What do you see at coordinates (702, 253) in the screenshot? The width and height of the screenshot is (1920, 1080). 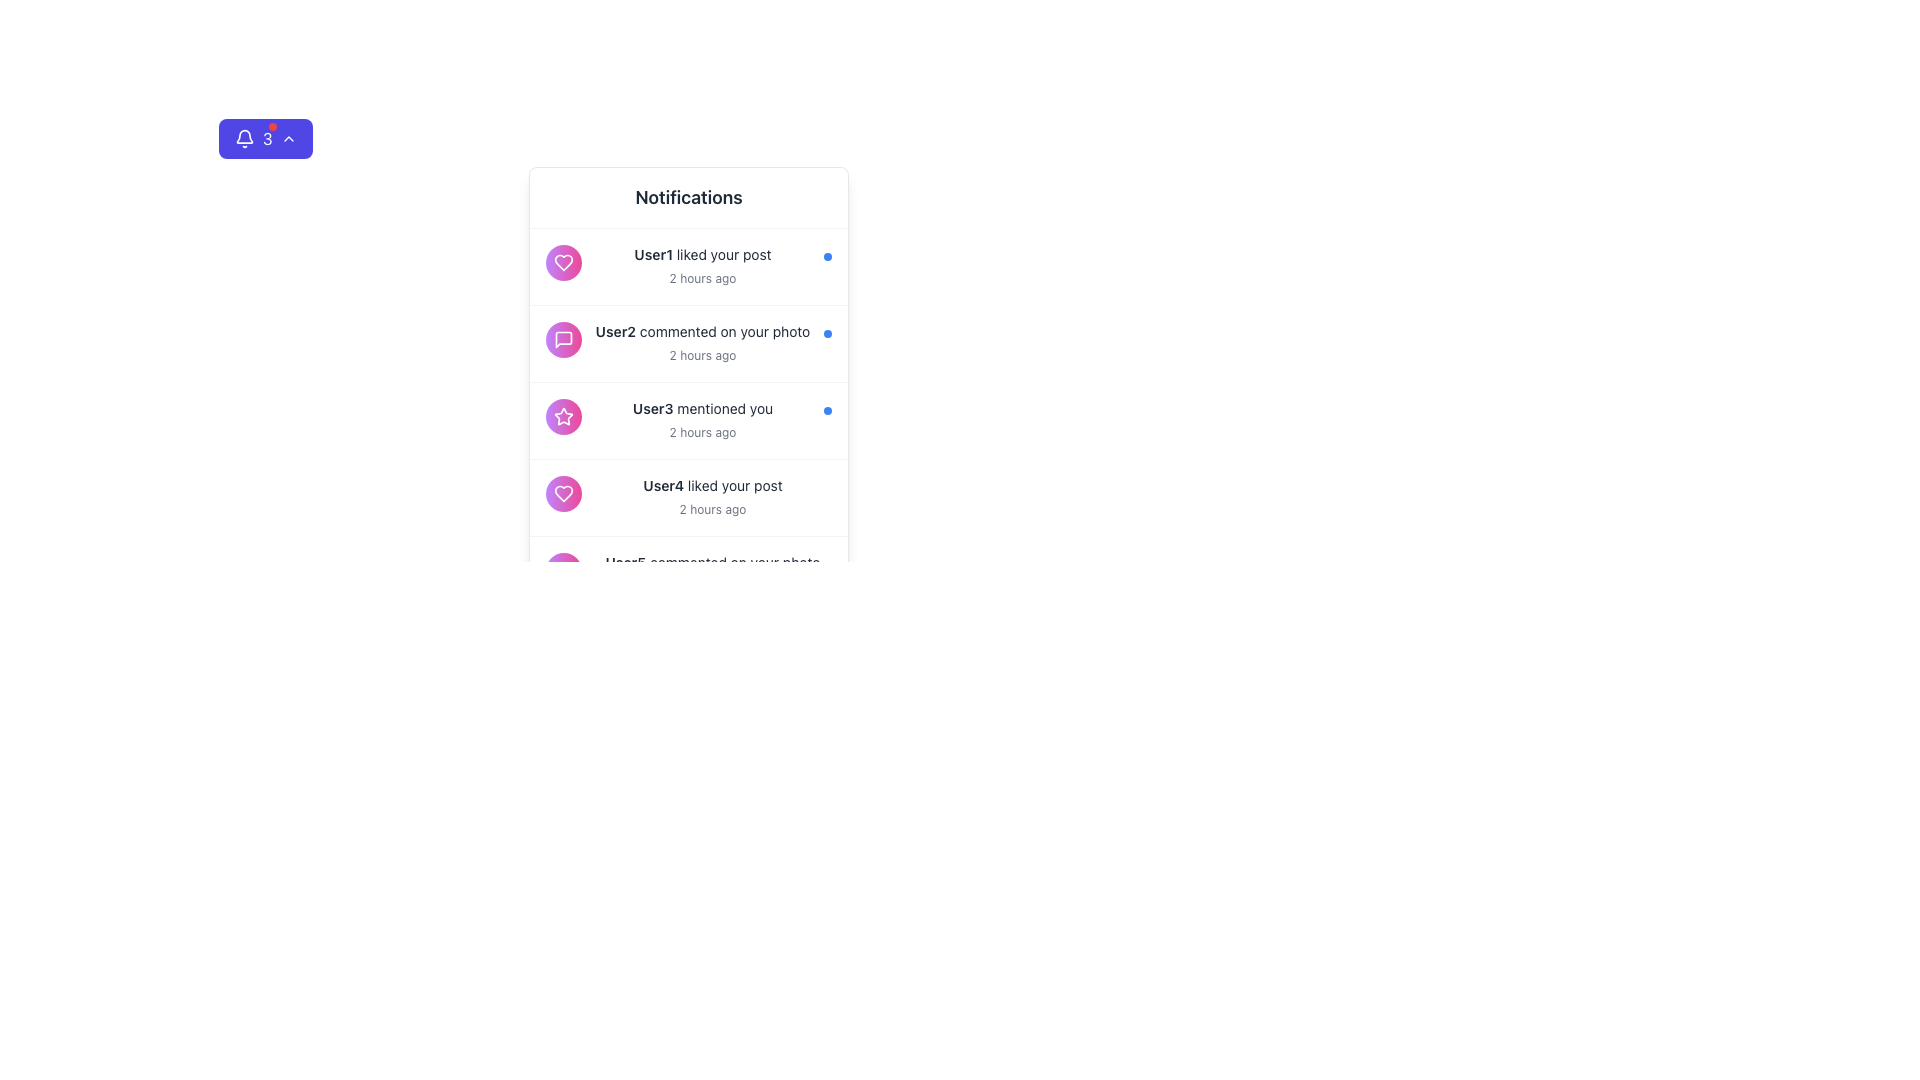 I see `the text label that informs the user that 'User1' liked their post, which is the uppermost notification in the notification panel` at bounding box center [702, 253].